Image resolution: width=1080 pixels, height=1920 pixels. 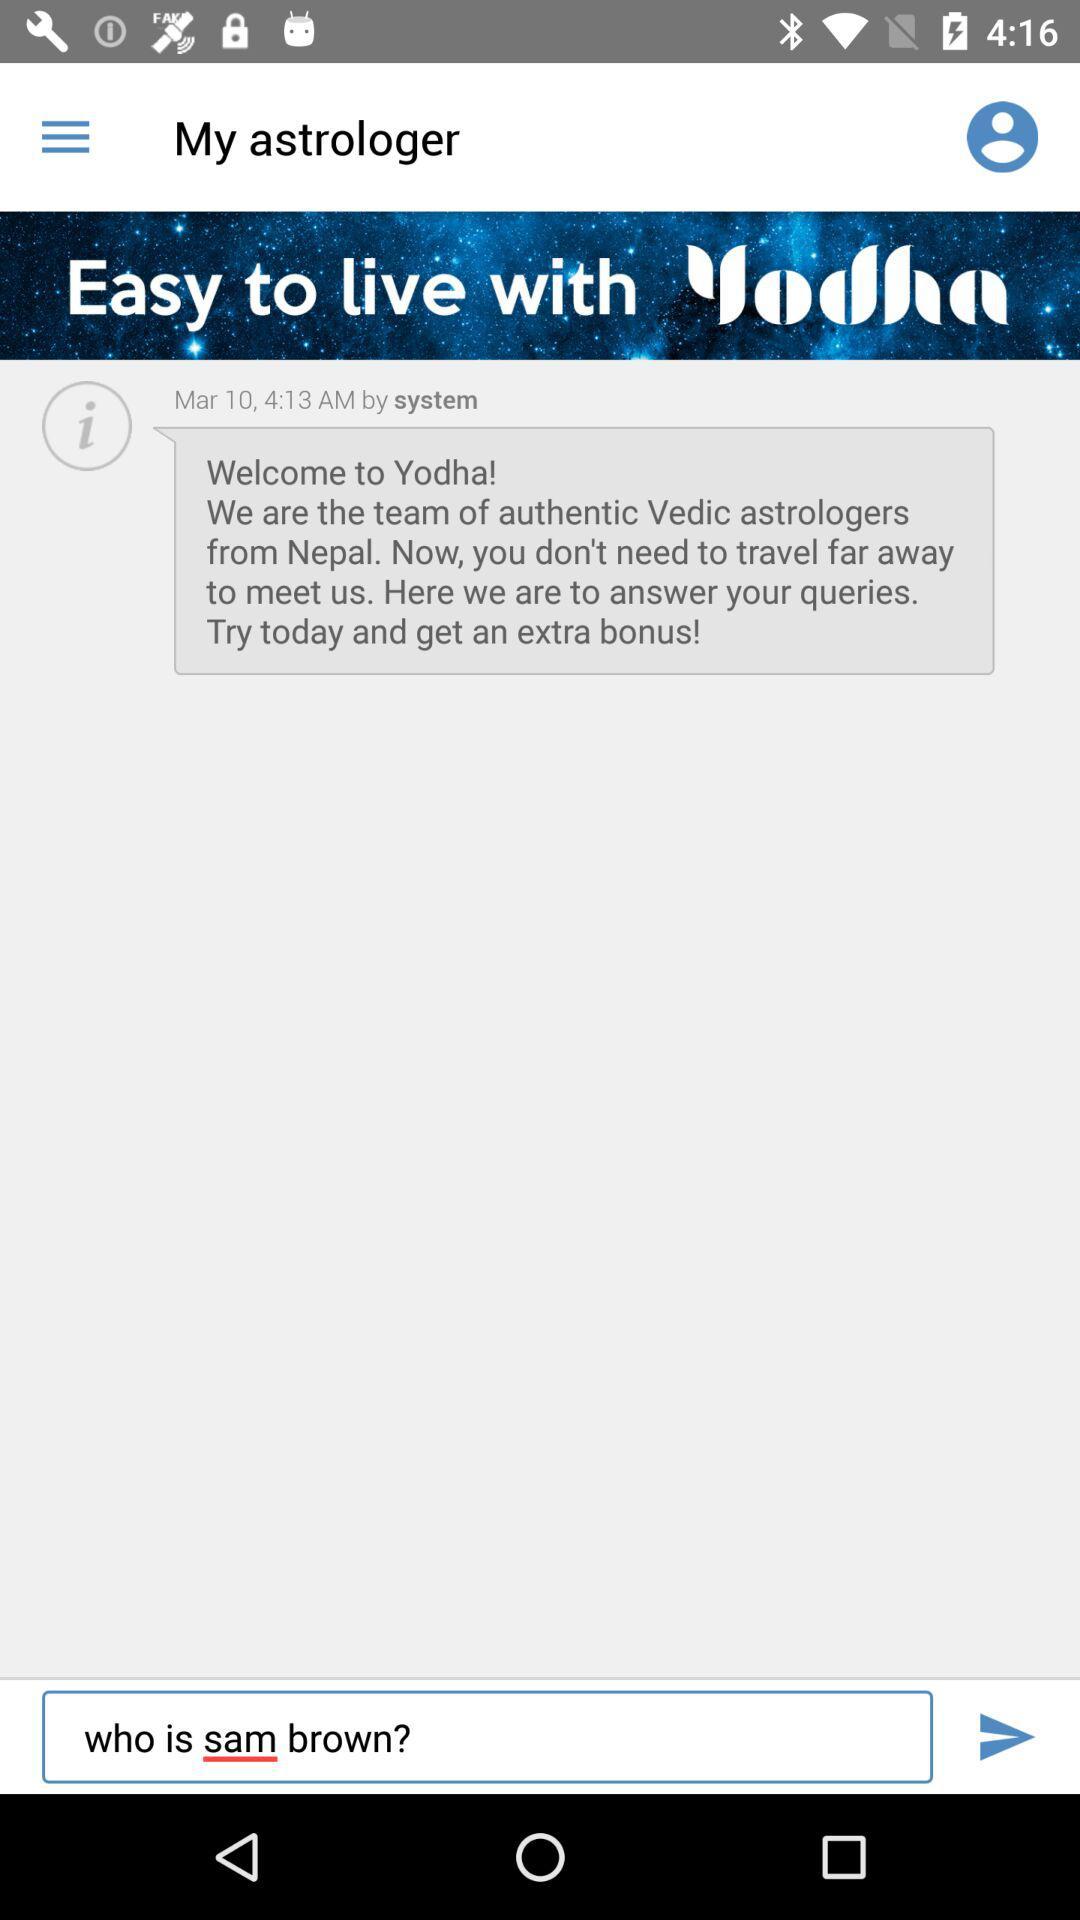 What do you see at coordinates (487, 1736) in the screenshot?
I see `the who is sam item` at bounding box center [487, 1736].